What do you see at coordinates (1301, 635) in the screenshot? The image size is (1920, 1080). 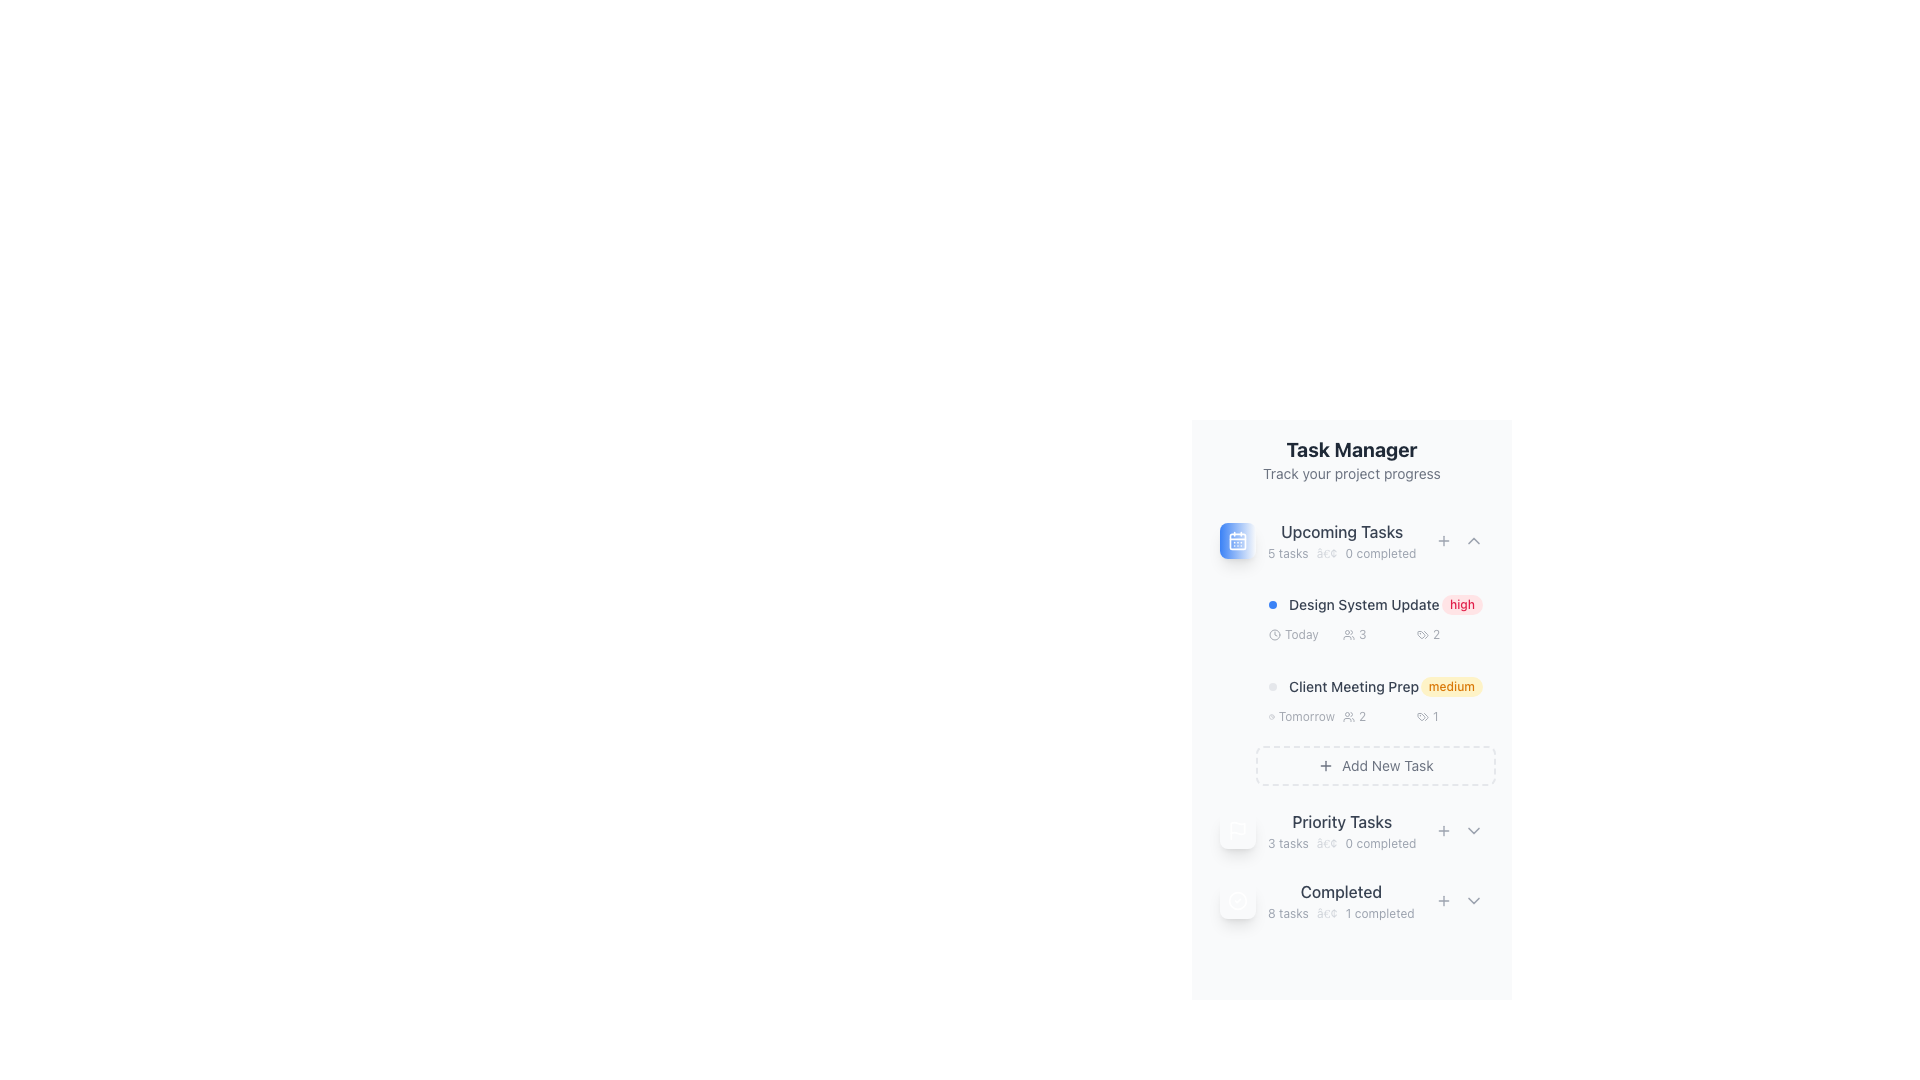 I see `text of the label with an icon indicating the due date for the 'Design System Update' task, which specifies it as 'Today'` at bounding box center [1301, 635].